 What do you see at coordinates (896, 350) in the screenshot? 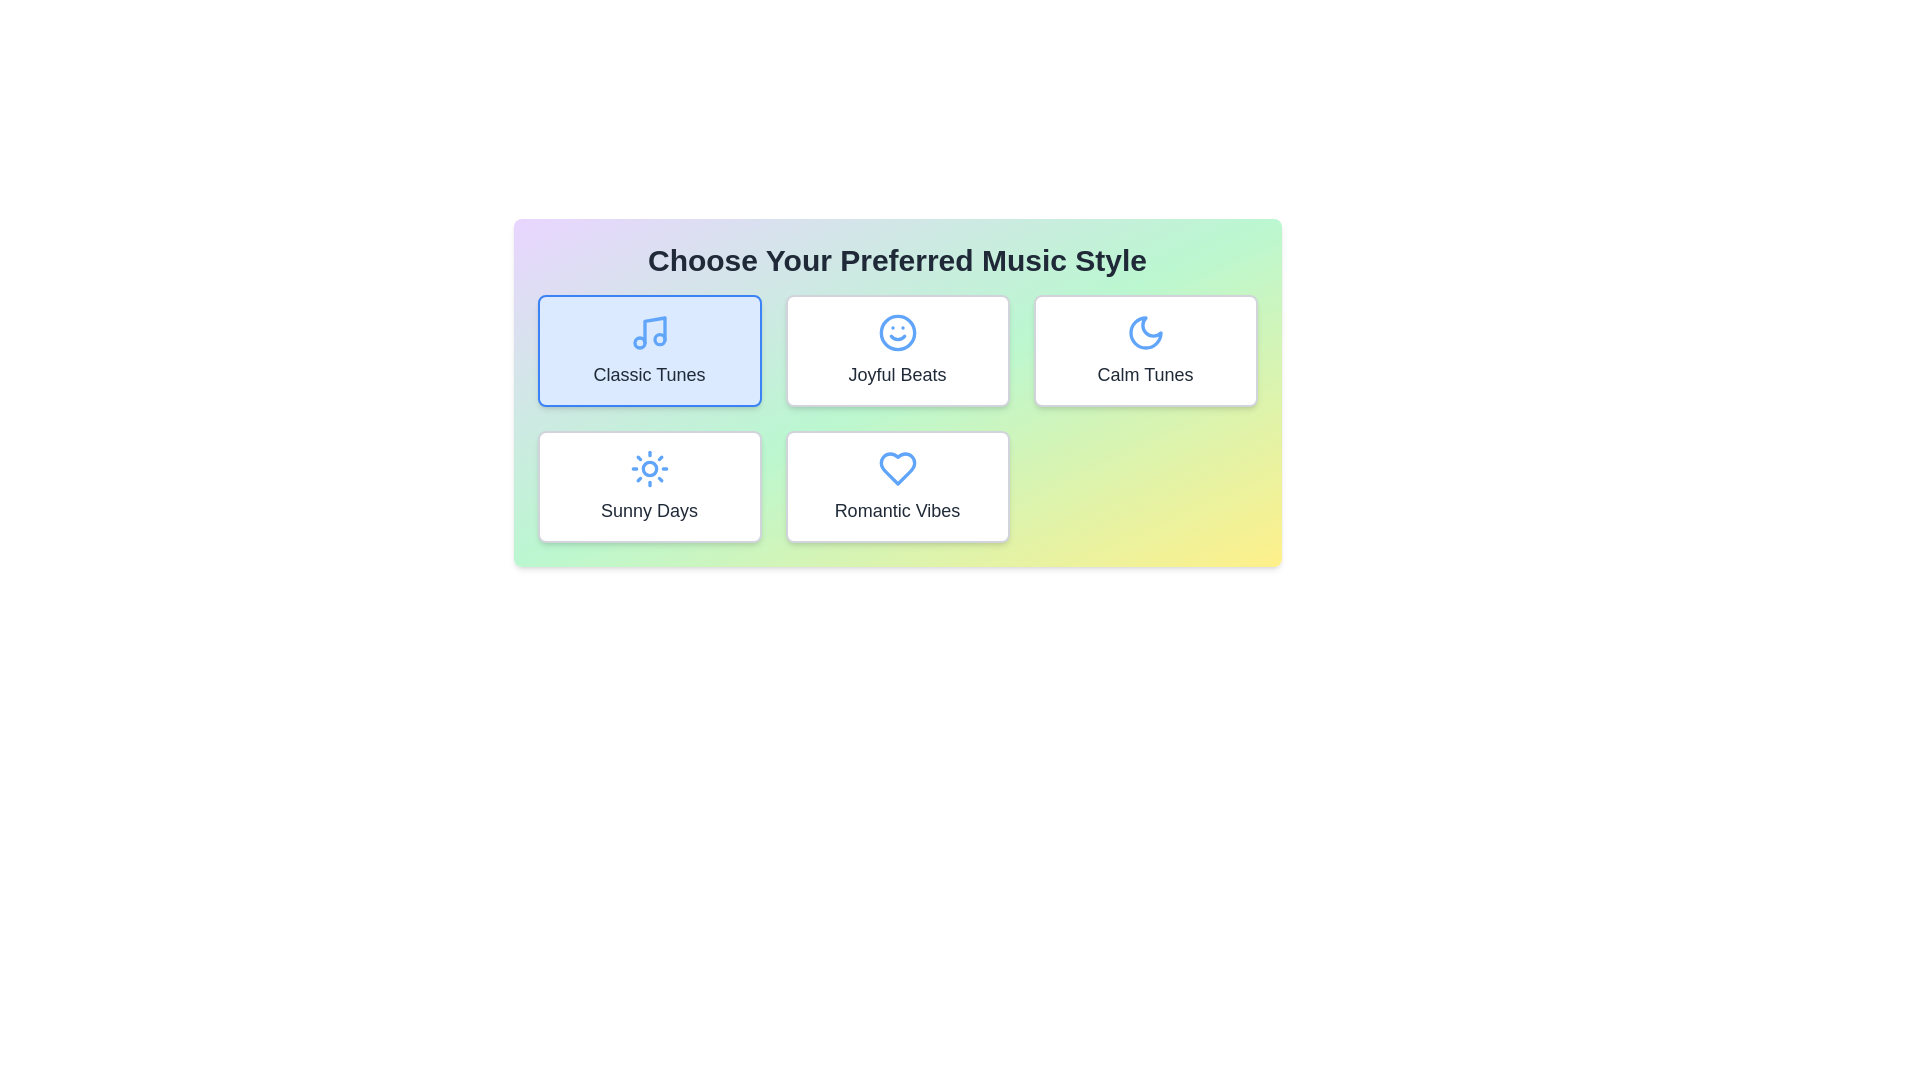
I see `the card styled component labeled 'Joyful Beats' which has a blue circular smiley face icon and is located in the second column of the top row of a grid layout` at bounding box center [896, 350].